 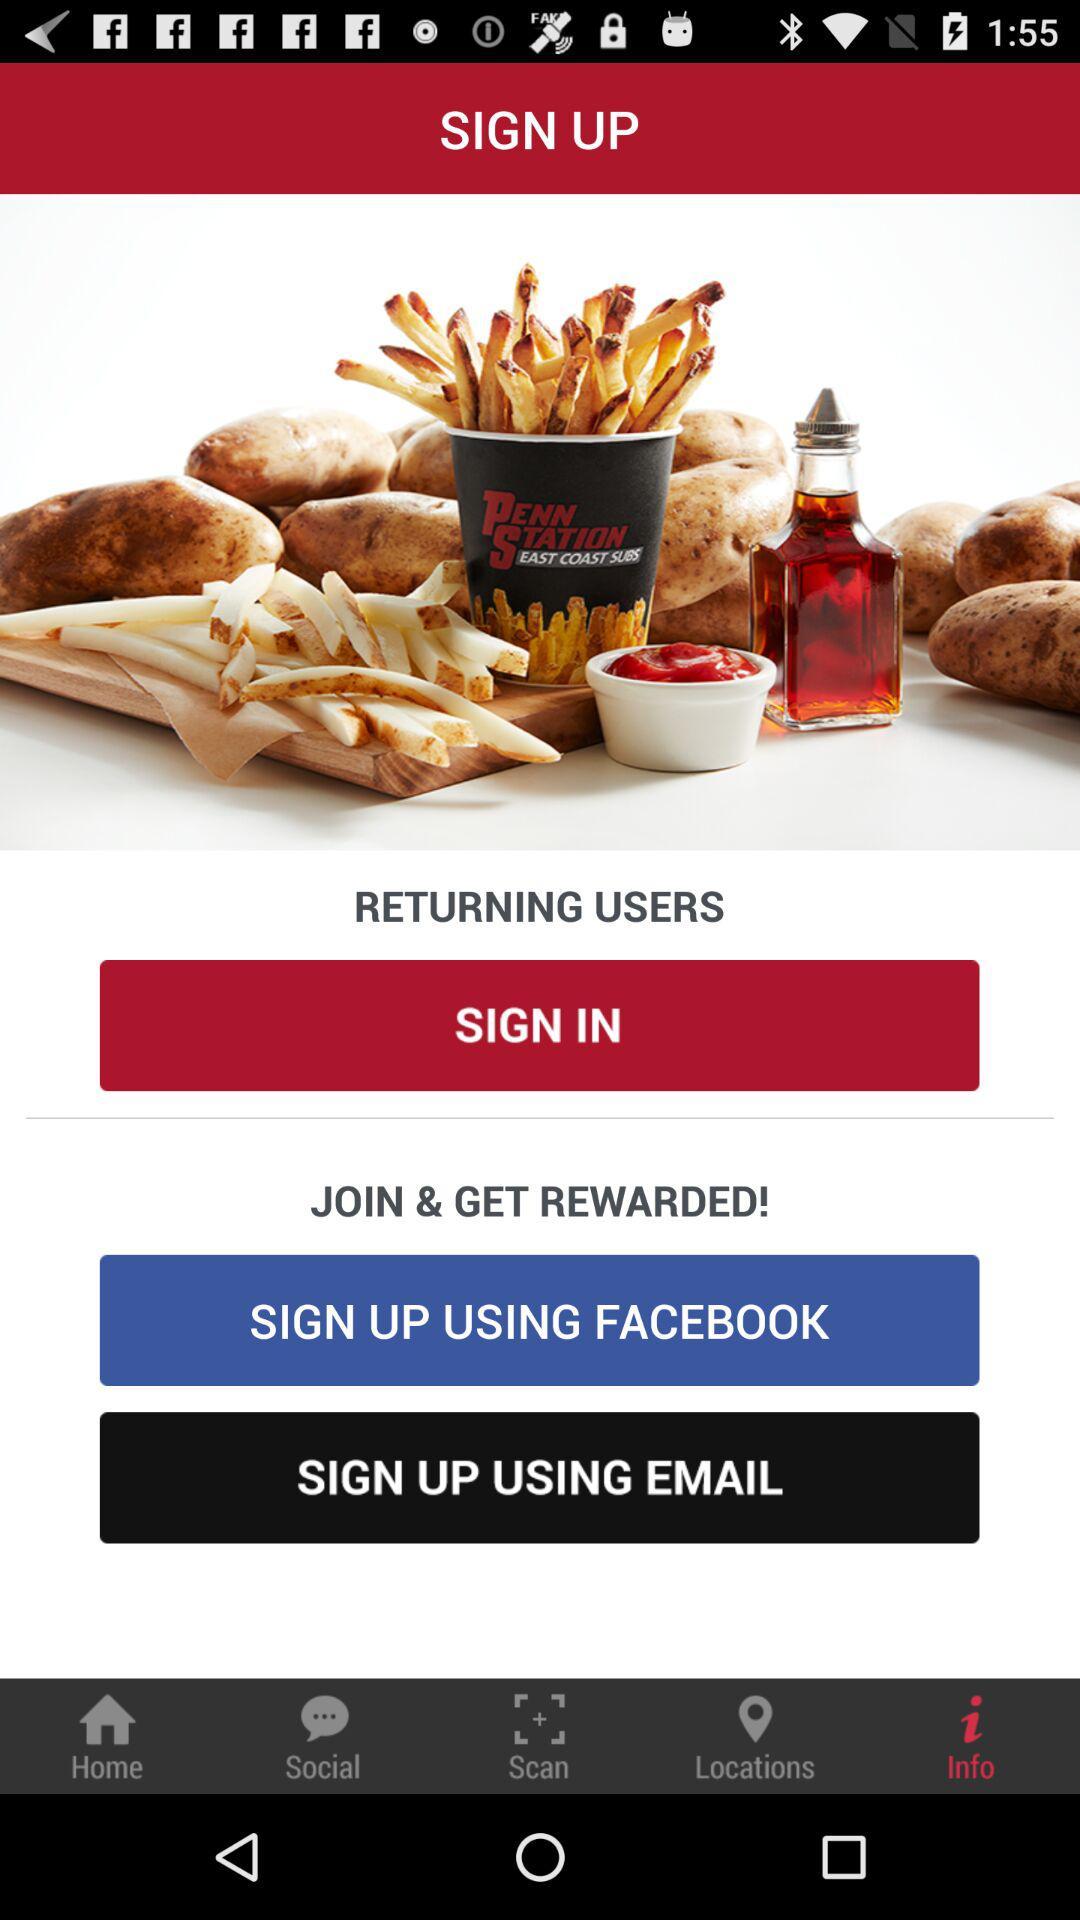 I want to click on the button sign up using facebook, so click(x=540, y=1320).